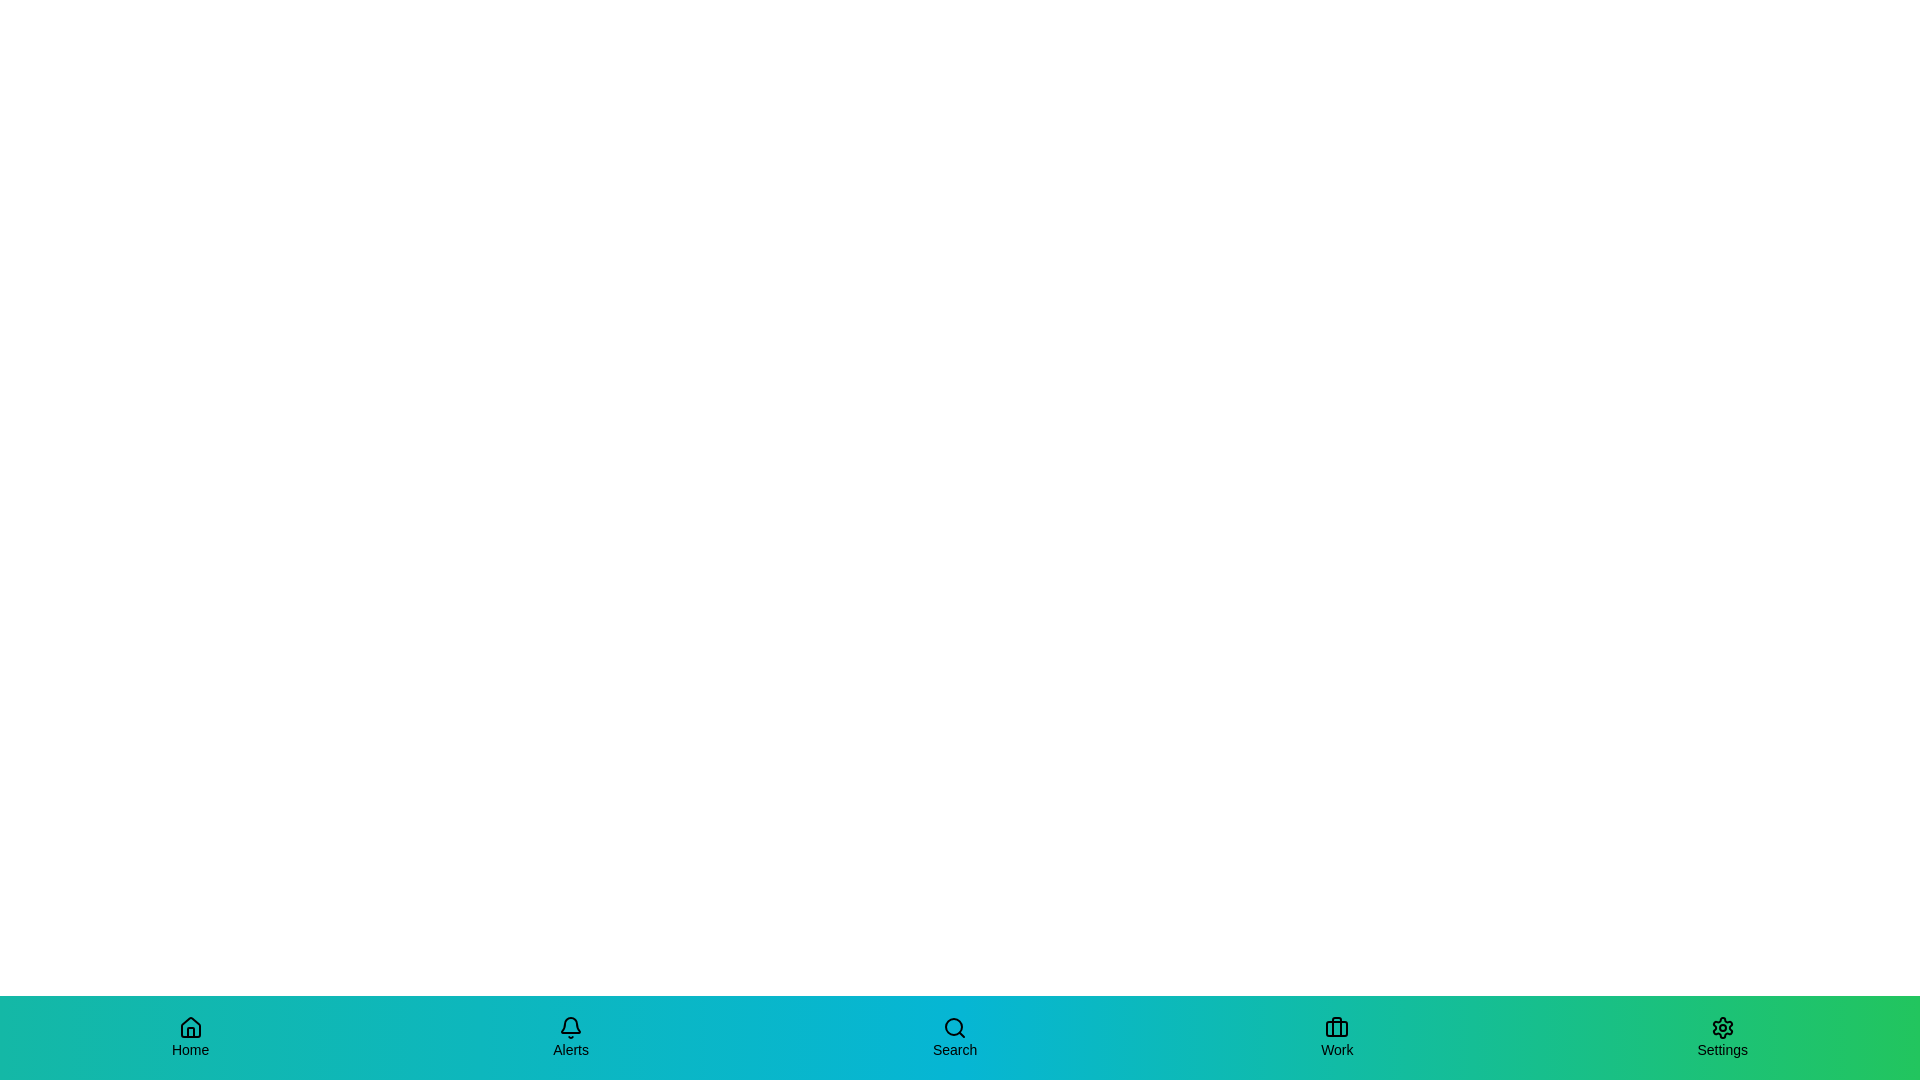 The width and height of the screenshot is (1920, 1080). Describe the element at coordinates (190, 1036) in the screenshot. I see `the Home tab to observe the scale effect` at that location.